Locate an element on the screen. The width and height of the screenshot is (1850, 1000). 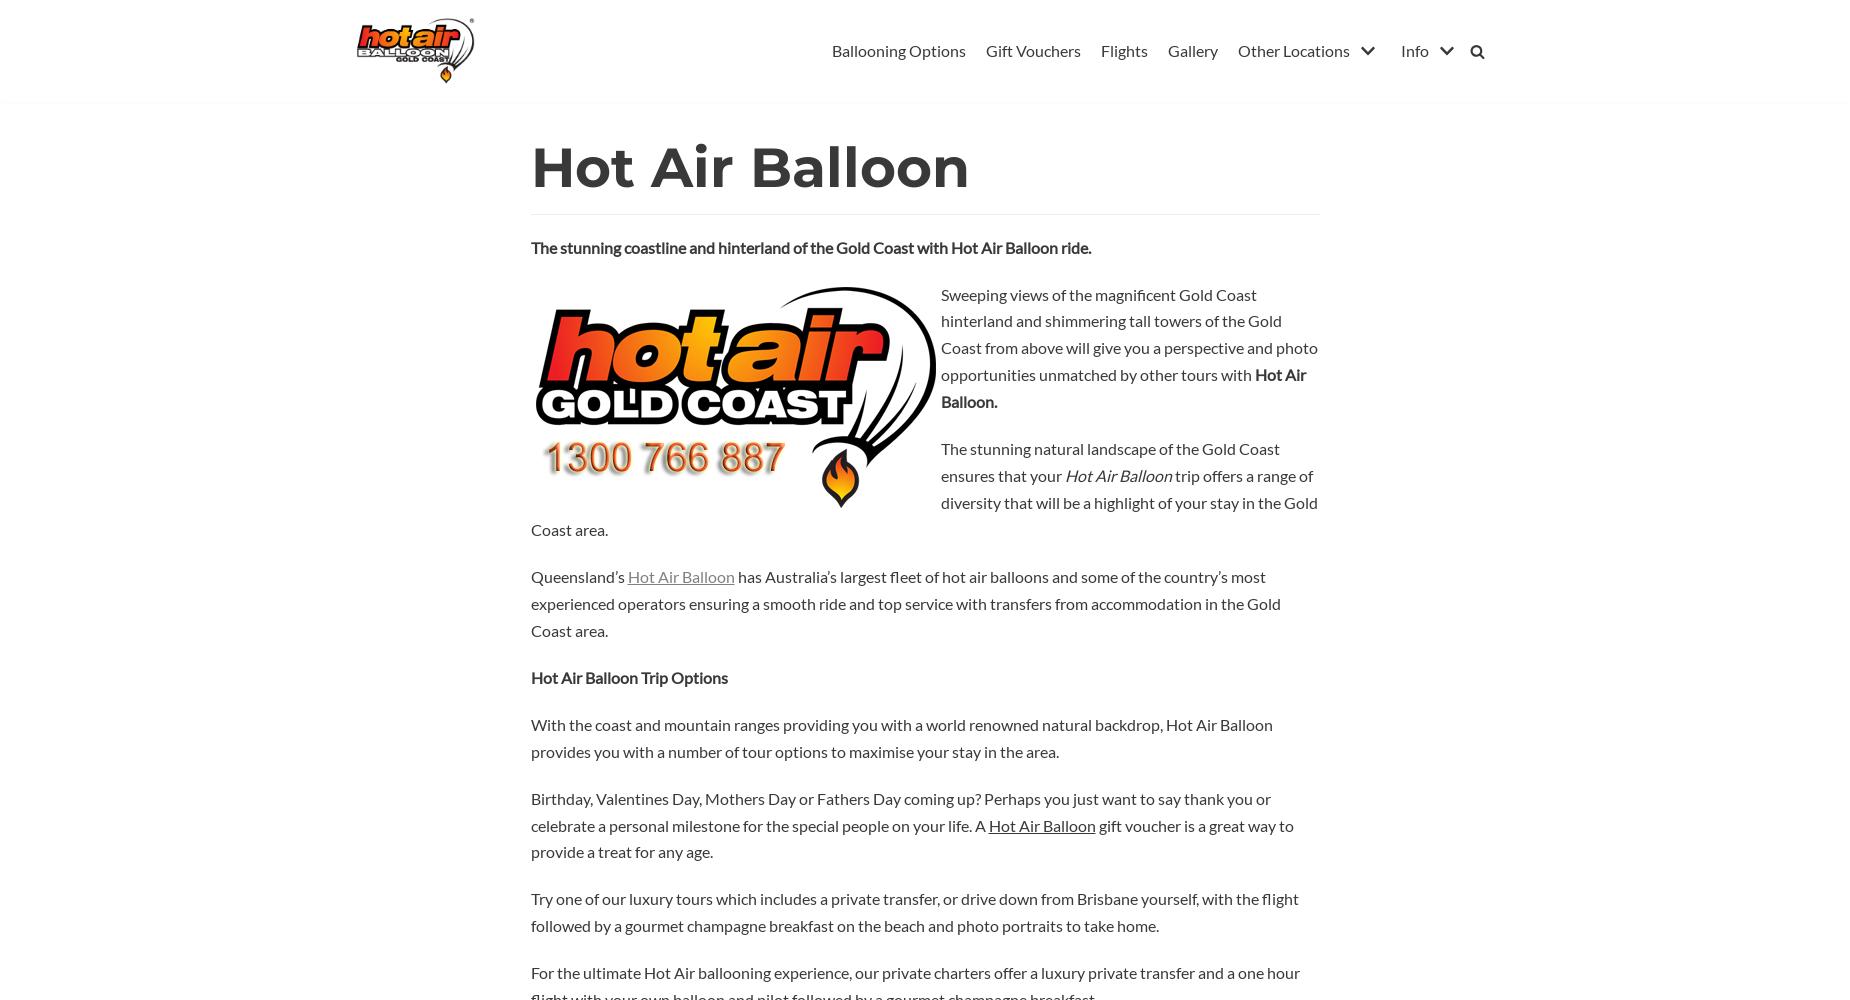
'Flights' is located at coordinates (1123, 50).